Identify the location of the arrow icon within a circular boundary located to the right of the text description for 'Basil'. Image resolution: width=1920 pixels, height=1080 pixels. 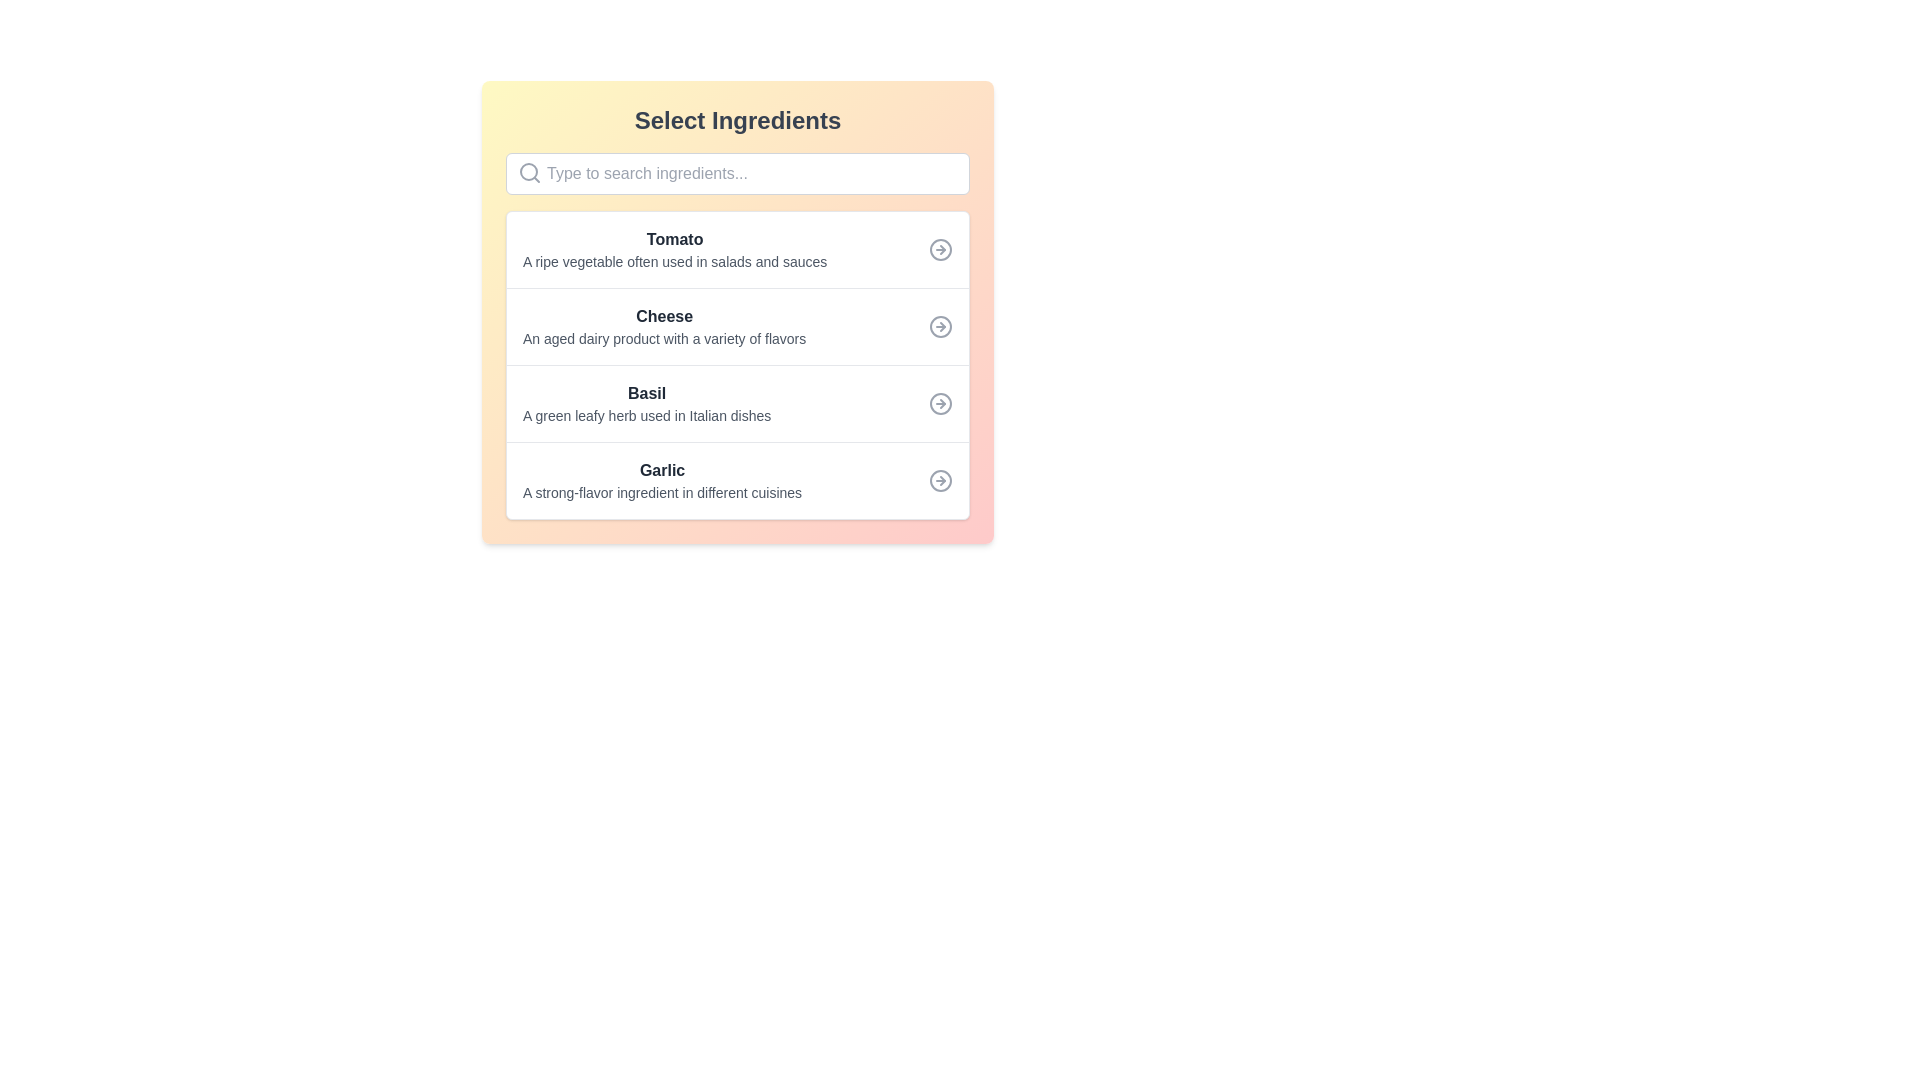
(939, 404).